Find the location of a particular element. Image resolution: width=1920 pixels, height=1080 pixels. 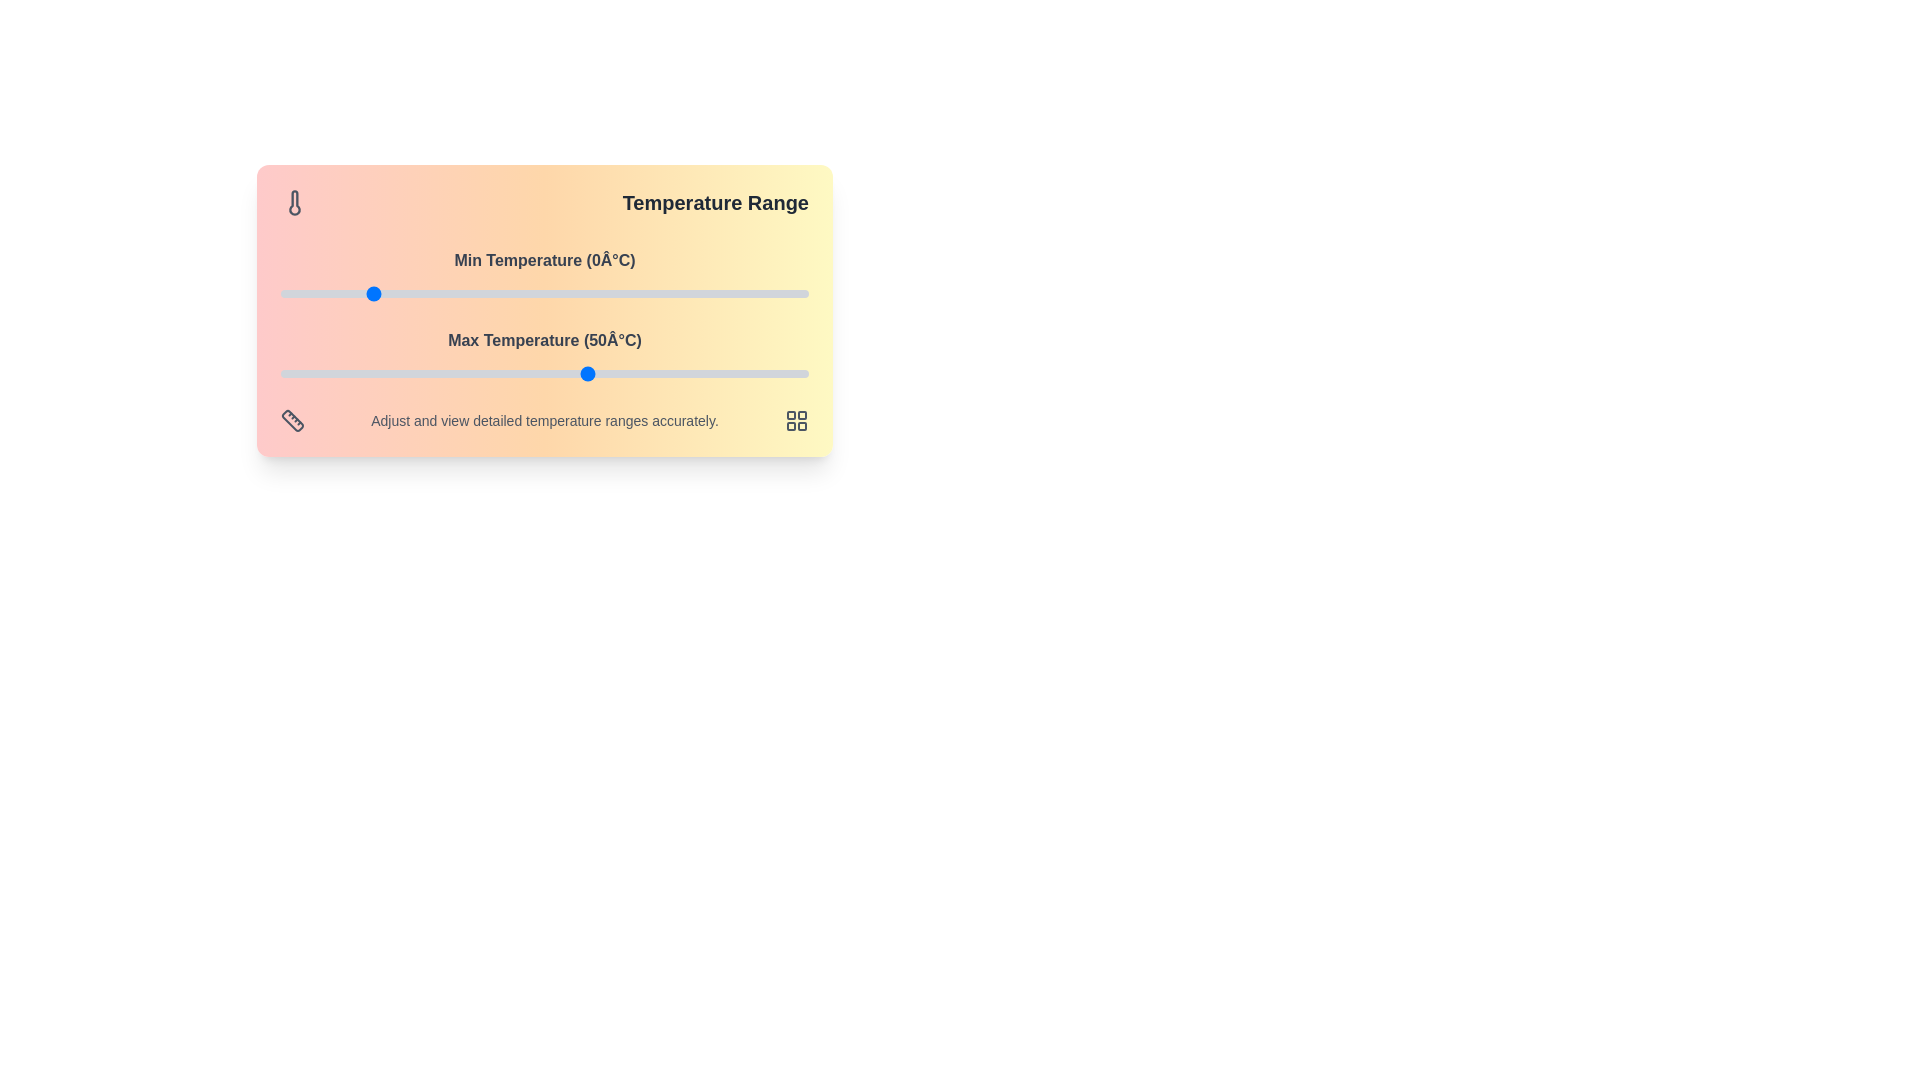

the minimum temperature slider to 79°C is located at coordinates (716, 293).